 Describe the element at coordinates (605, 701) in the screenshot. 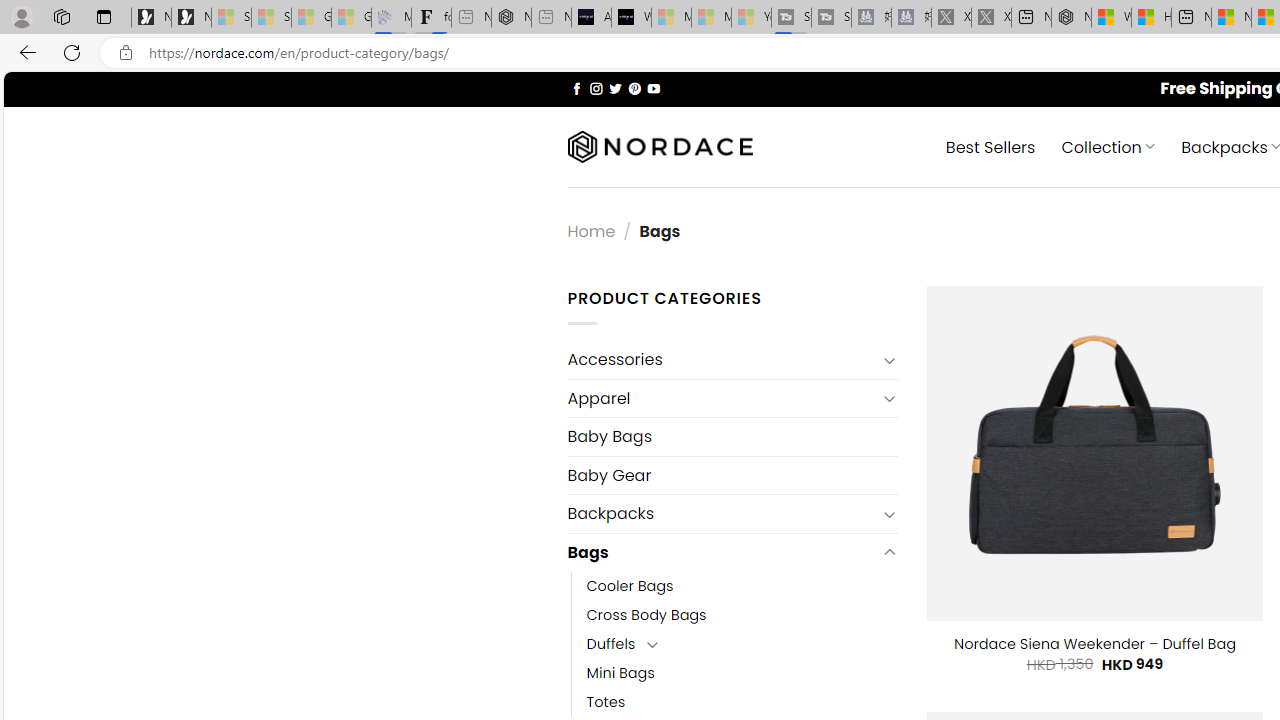

I see `'Totes'` at that location.